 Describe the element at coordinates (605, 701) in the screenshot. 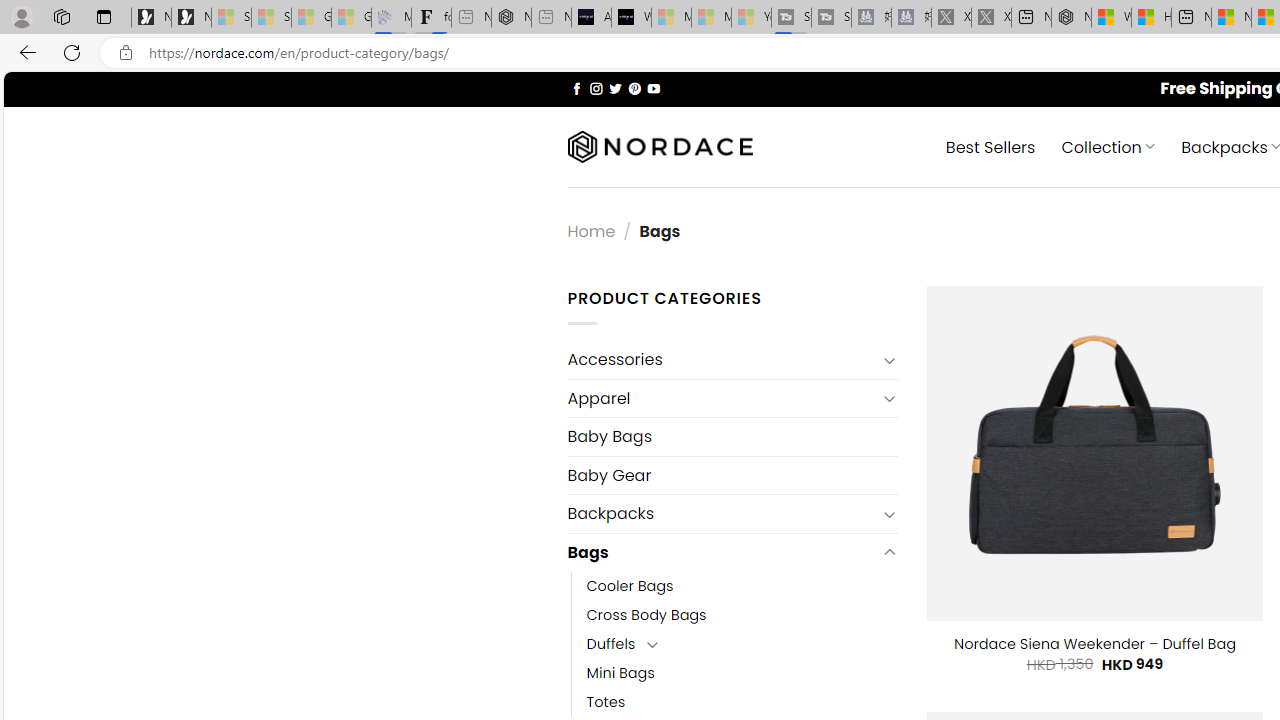

I see `'Totes'` at that location.